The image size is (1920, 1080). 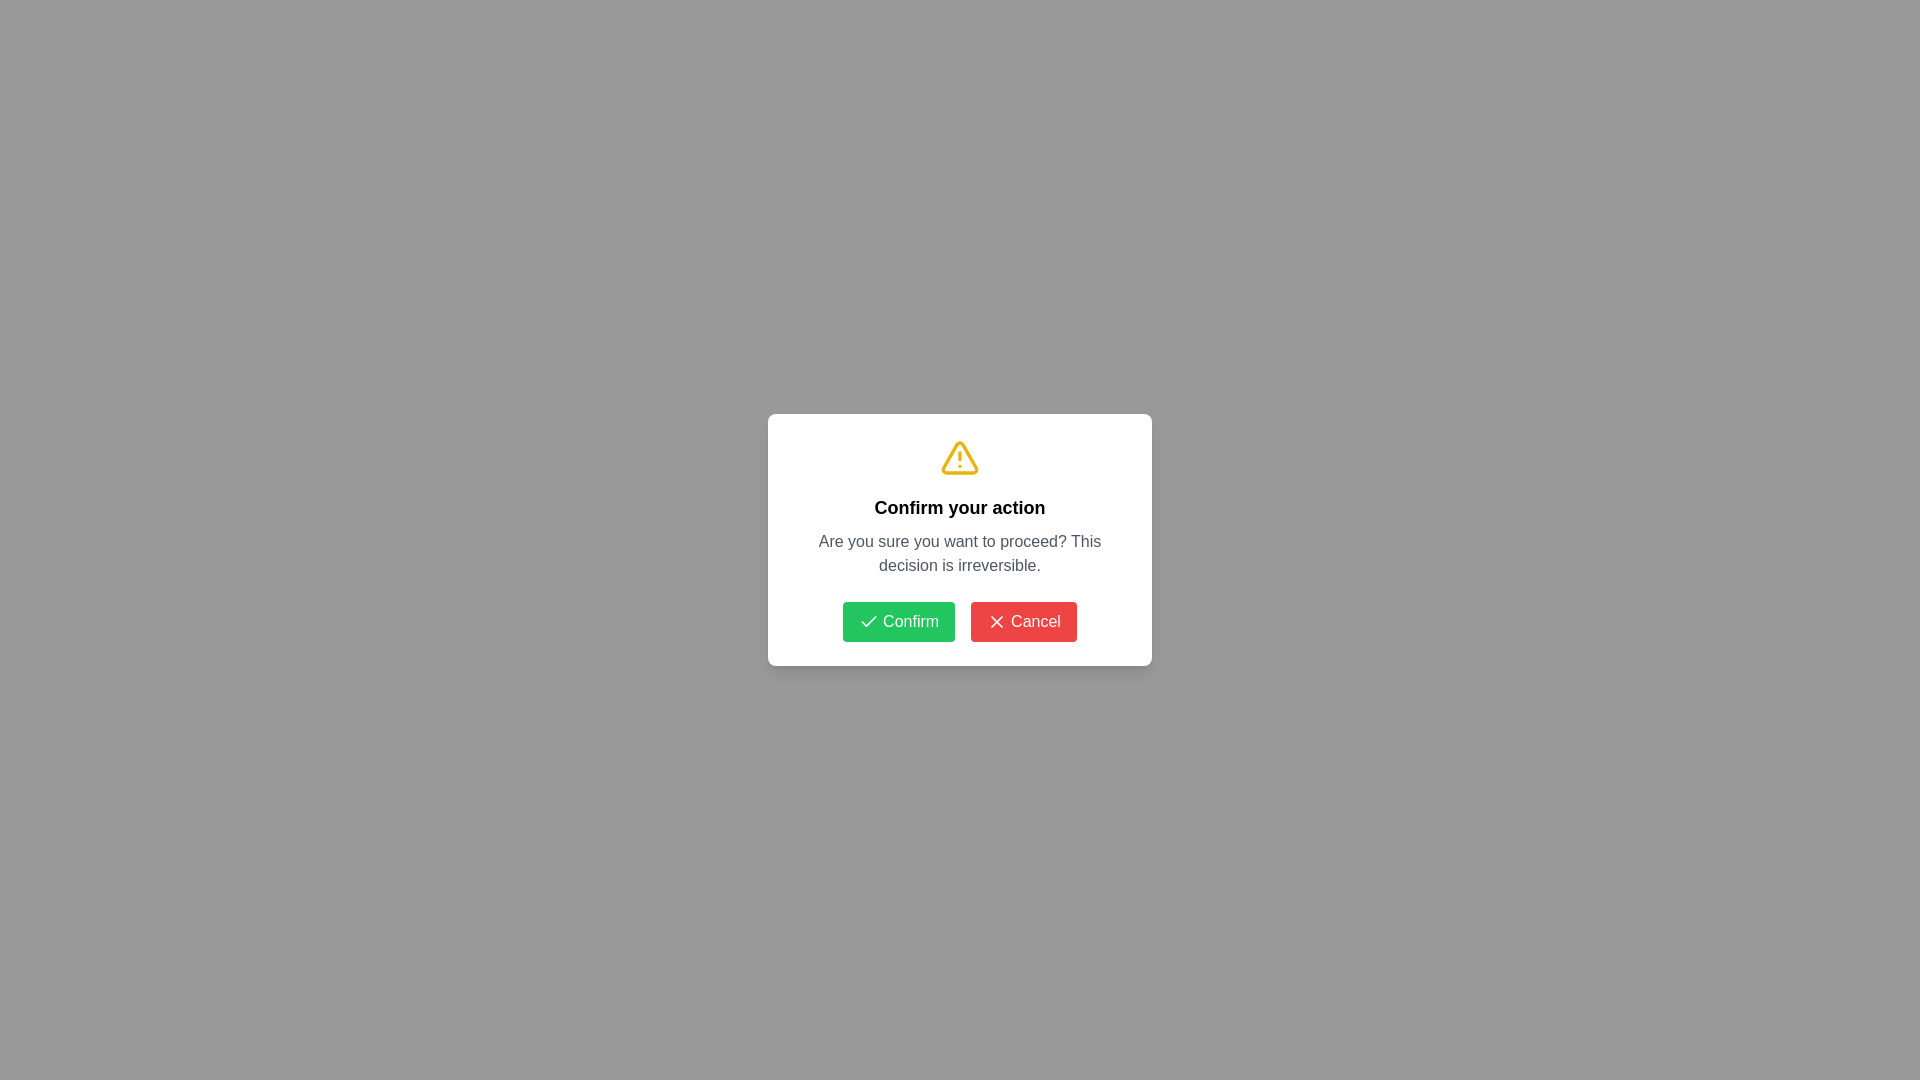 I want to click on the yellow triangular warning icon with an exclamation mark inside, which is centered above the main action text in the confirmation modal, so click(x=960, y=458).